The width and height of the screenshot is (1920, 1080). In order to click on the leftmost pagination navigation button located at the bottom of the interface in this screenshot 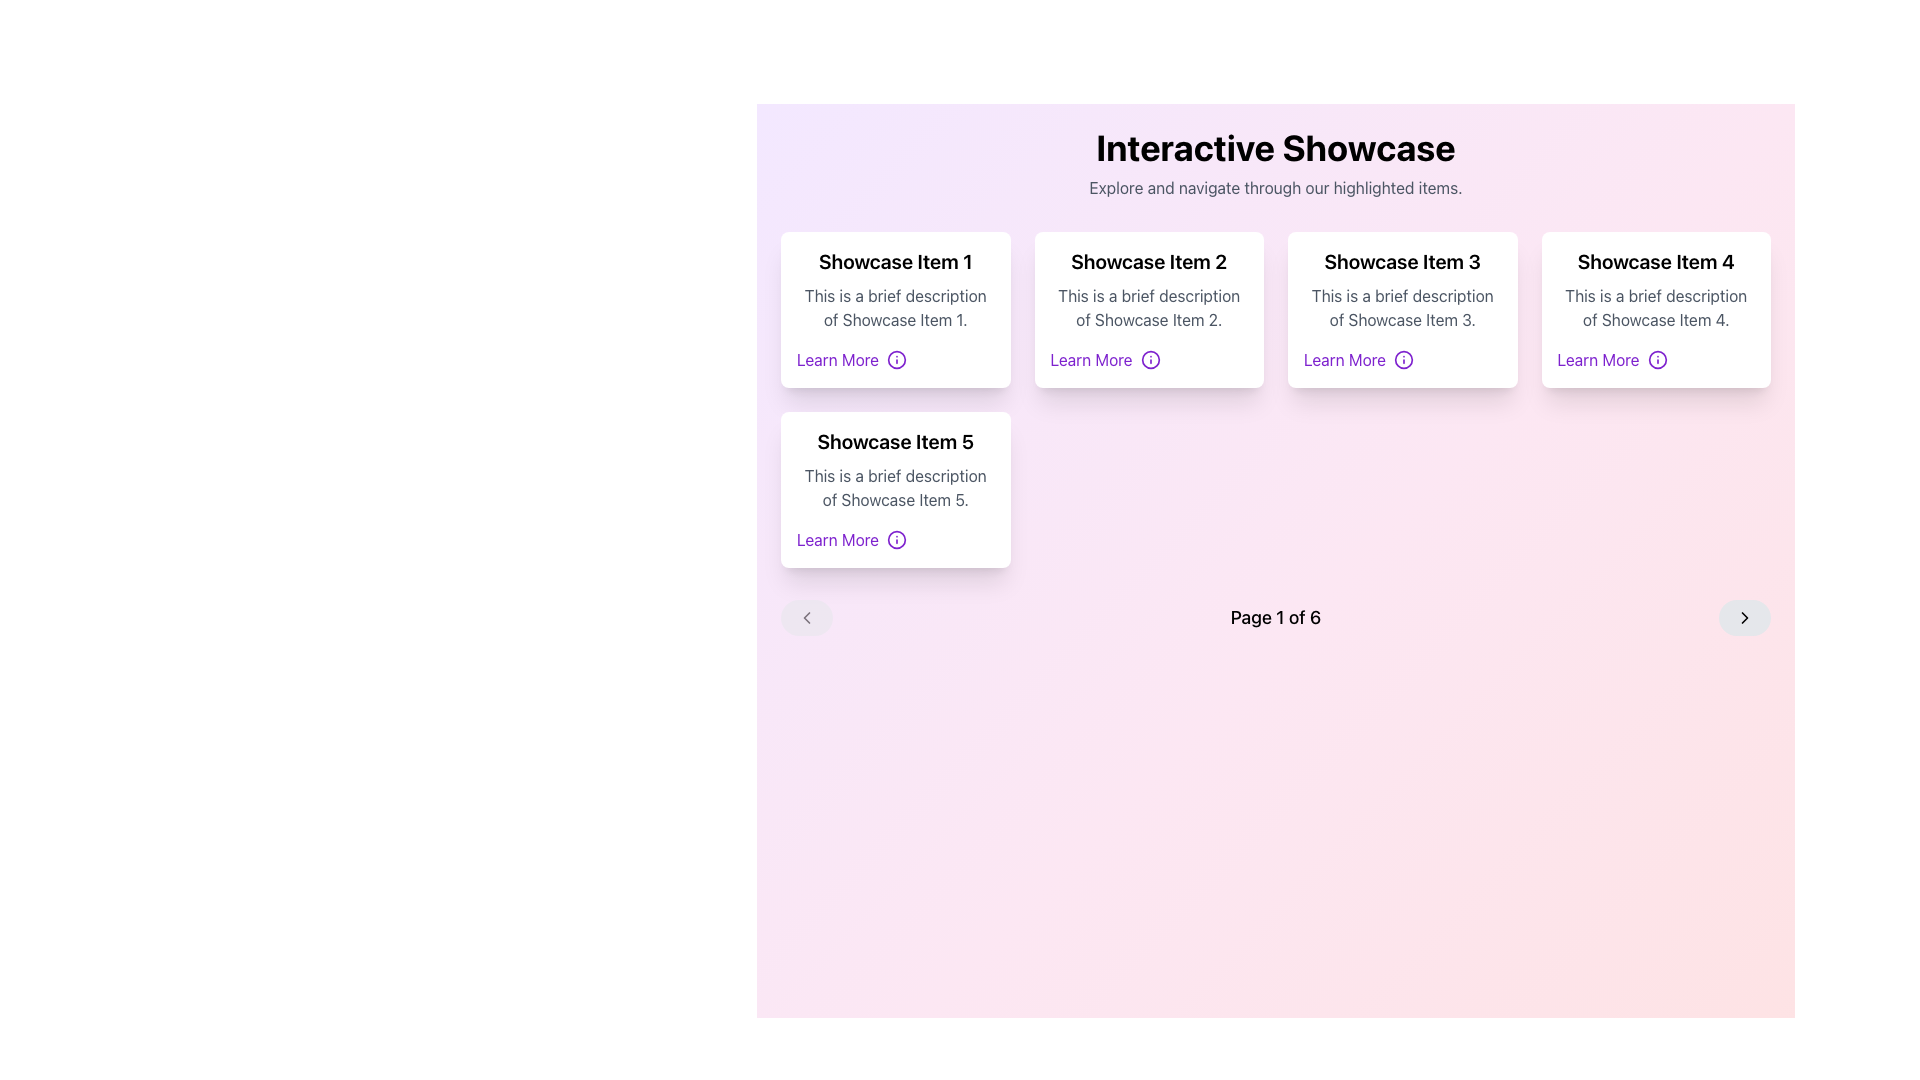, I will do `click(806, 616)`.